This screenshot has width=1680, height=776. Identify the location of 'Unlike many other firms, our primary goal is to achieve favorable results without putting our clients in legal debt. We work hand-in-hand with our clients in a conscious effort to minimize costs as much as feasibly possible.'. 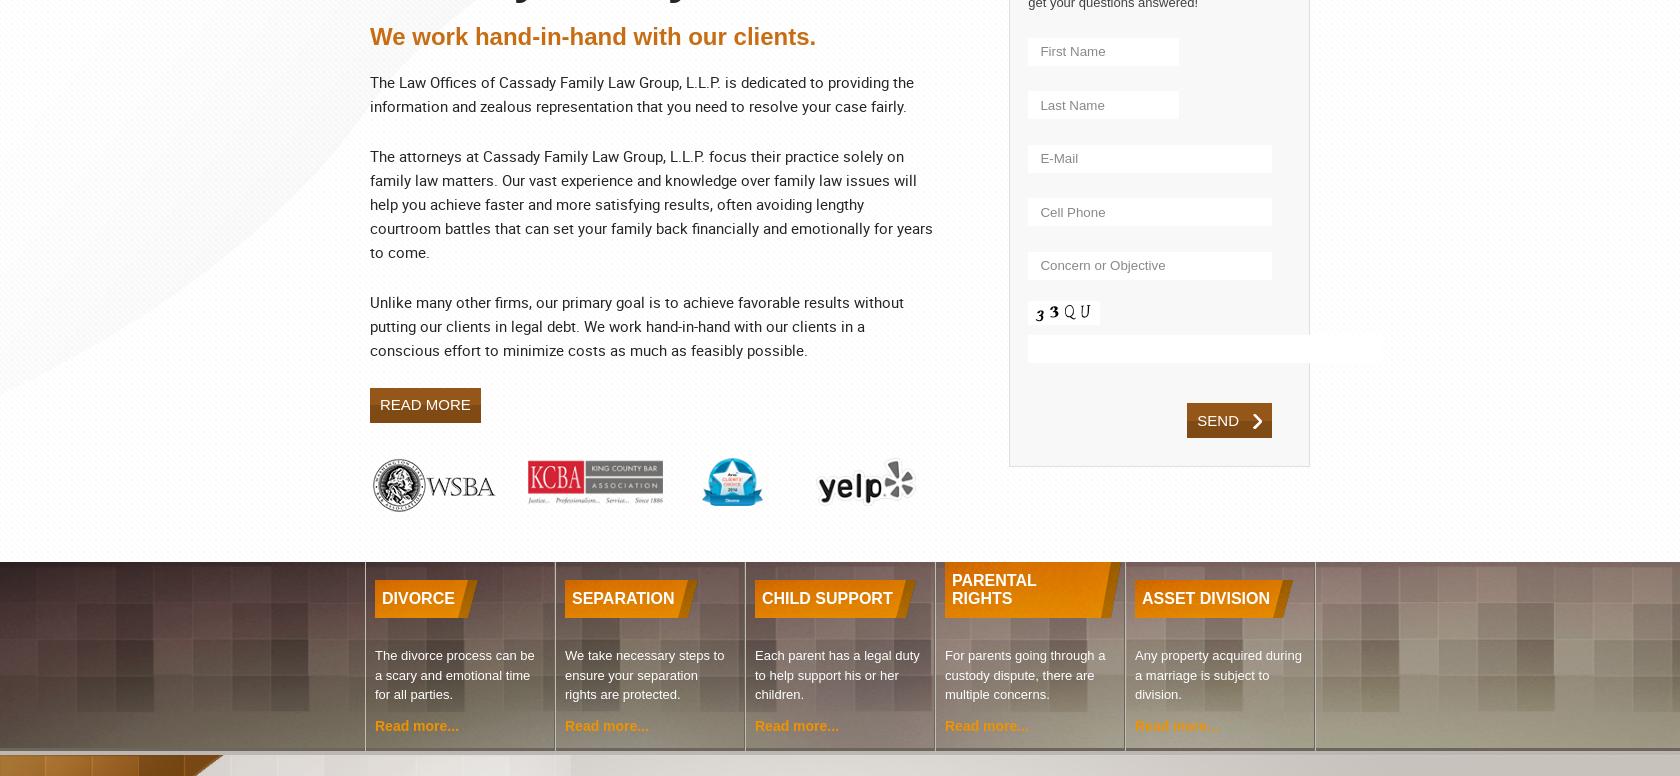
(637, 325).